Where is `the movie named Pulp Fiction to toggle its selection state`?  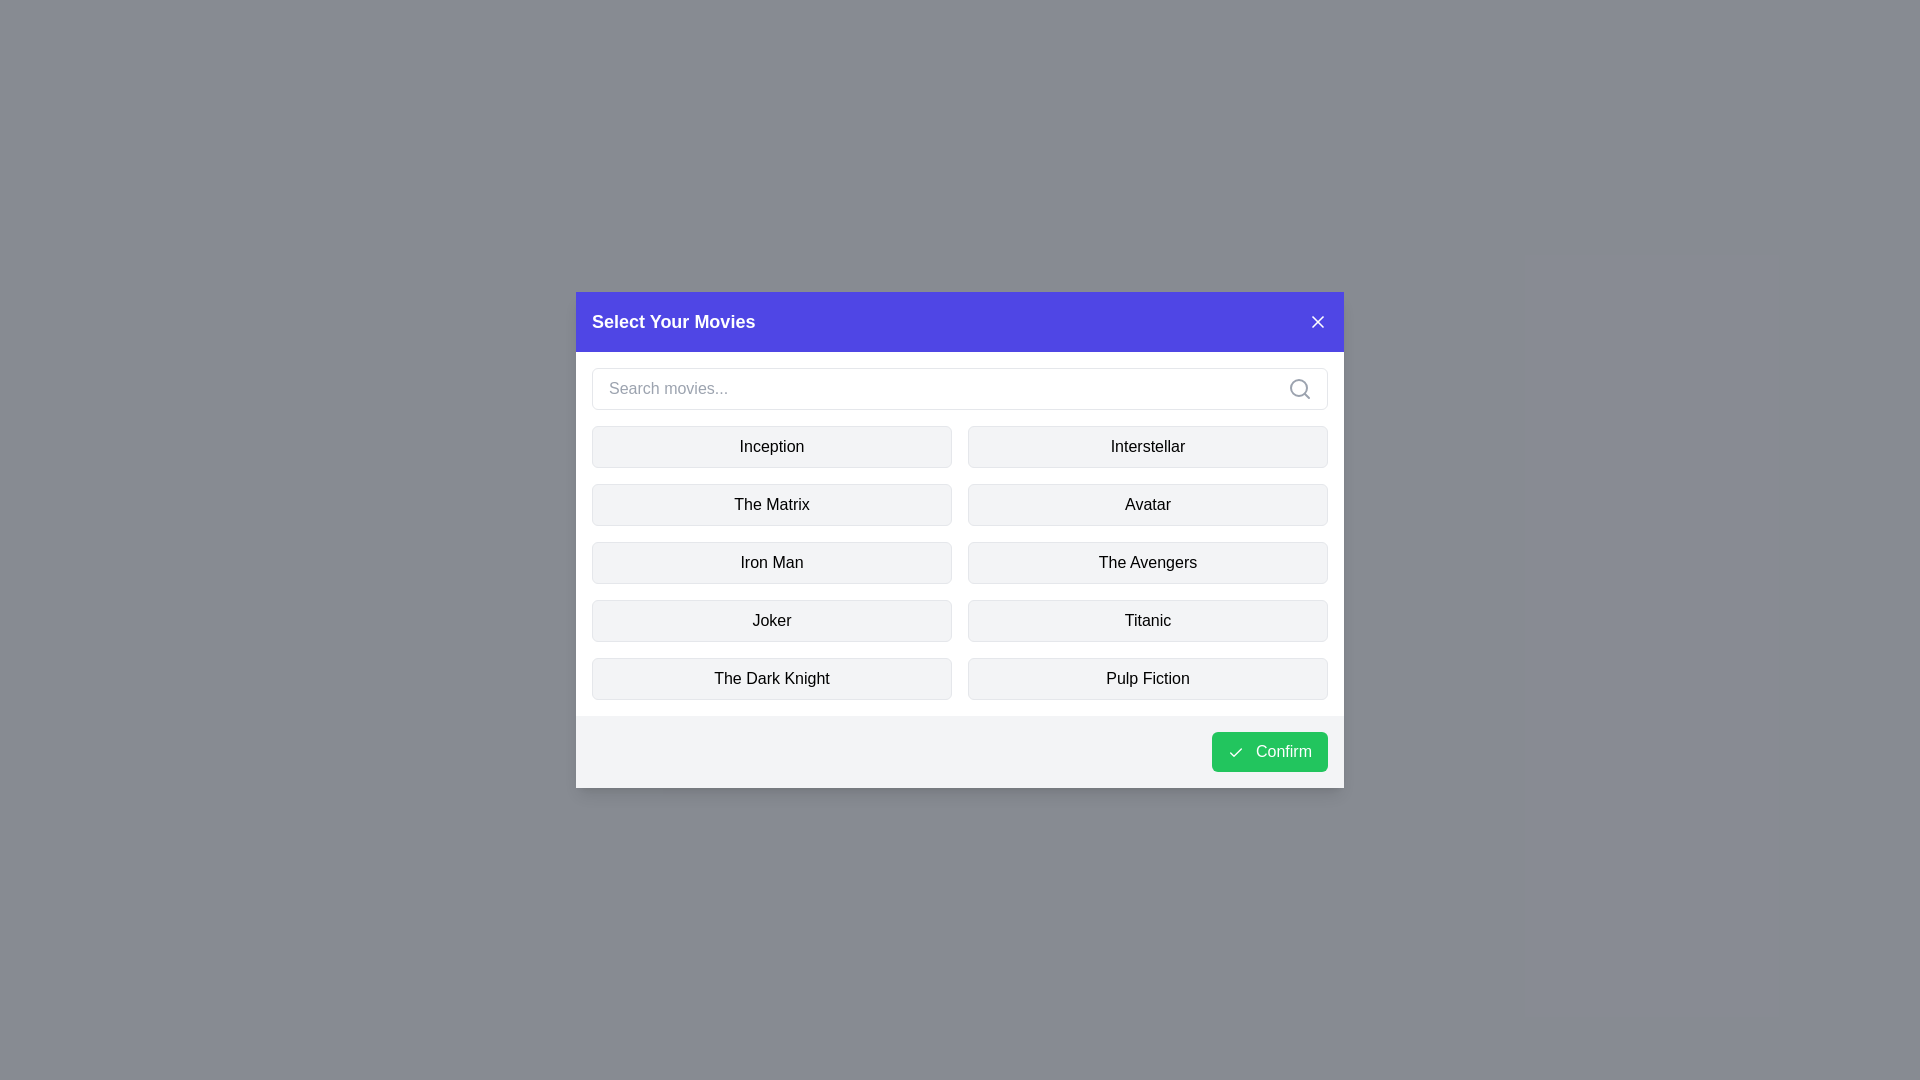
the movie named Pulp Fiction to toggle its selection state is located at coordinates (1147, 677).